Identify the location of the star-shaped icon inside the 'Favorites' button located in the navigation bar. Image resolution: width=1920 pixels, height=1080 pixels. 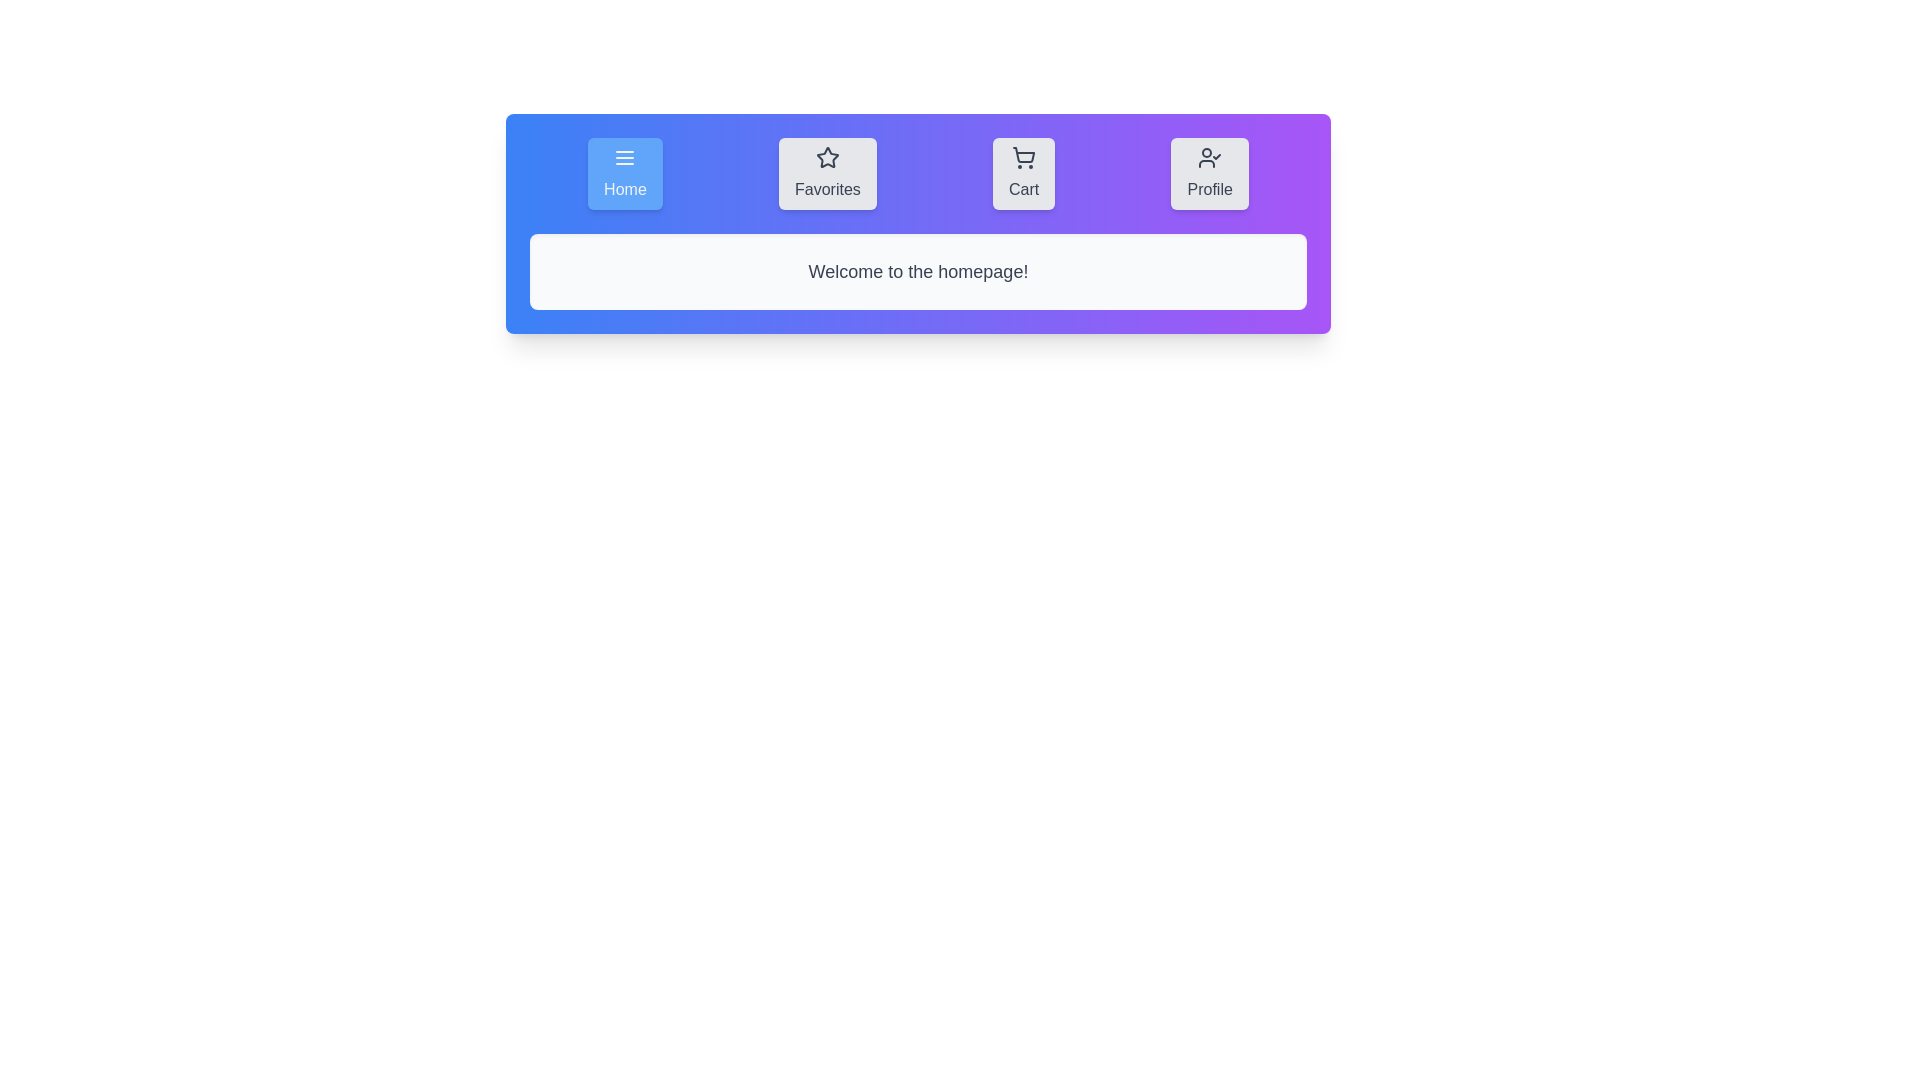
(827, 156).